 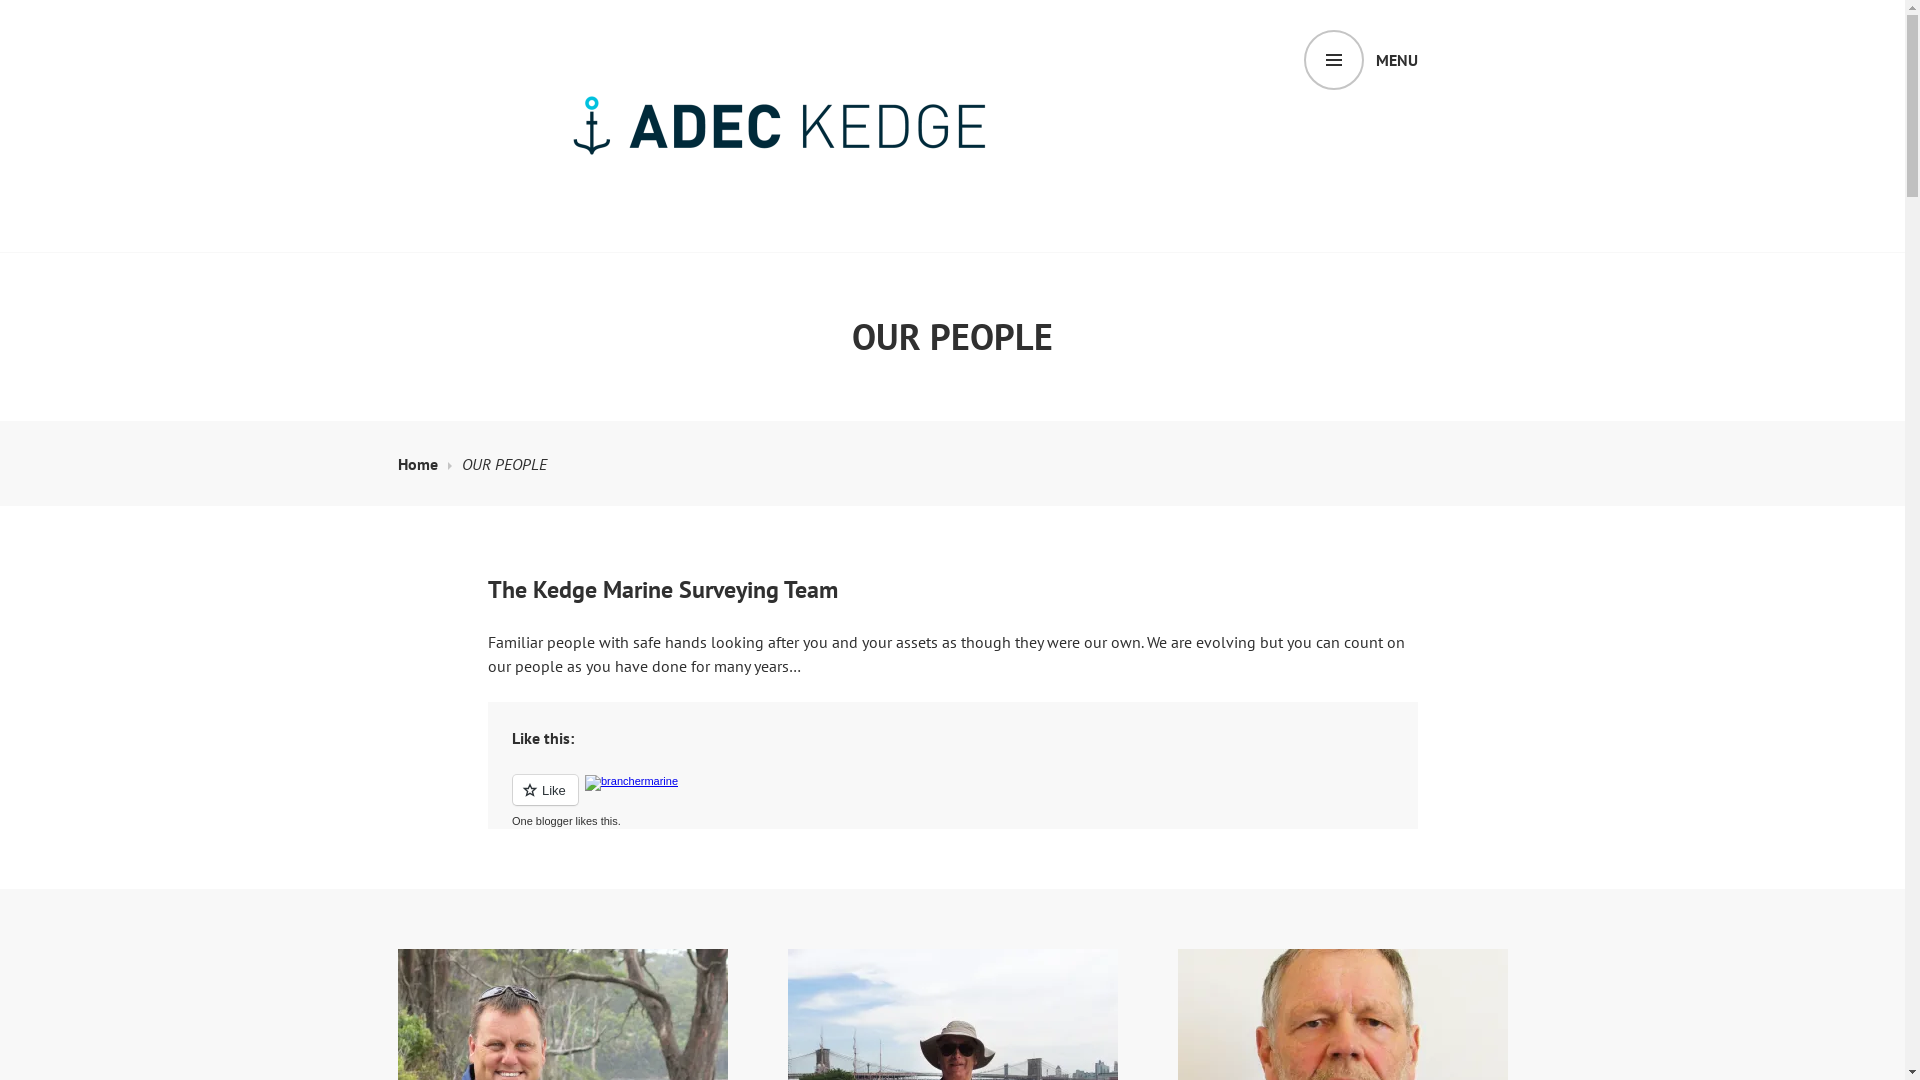 What do you see at coordinates (424, 464) in the screenshot?
I see `'Home'` at bounding box center [424, 464].